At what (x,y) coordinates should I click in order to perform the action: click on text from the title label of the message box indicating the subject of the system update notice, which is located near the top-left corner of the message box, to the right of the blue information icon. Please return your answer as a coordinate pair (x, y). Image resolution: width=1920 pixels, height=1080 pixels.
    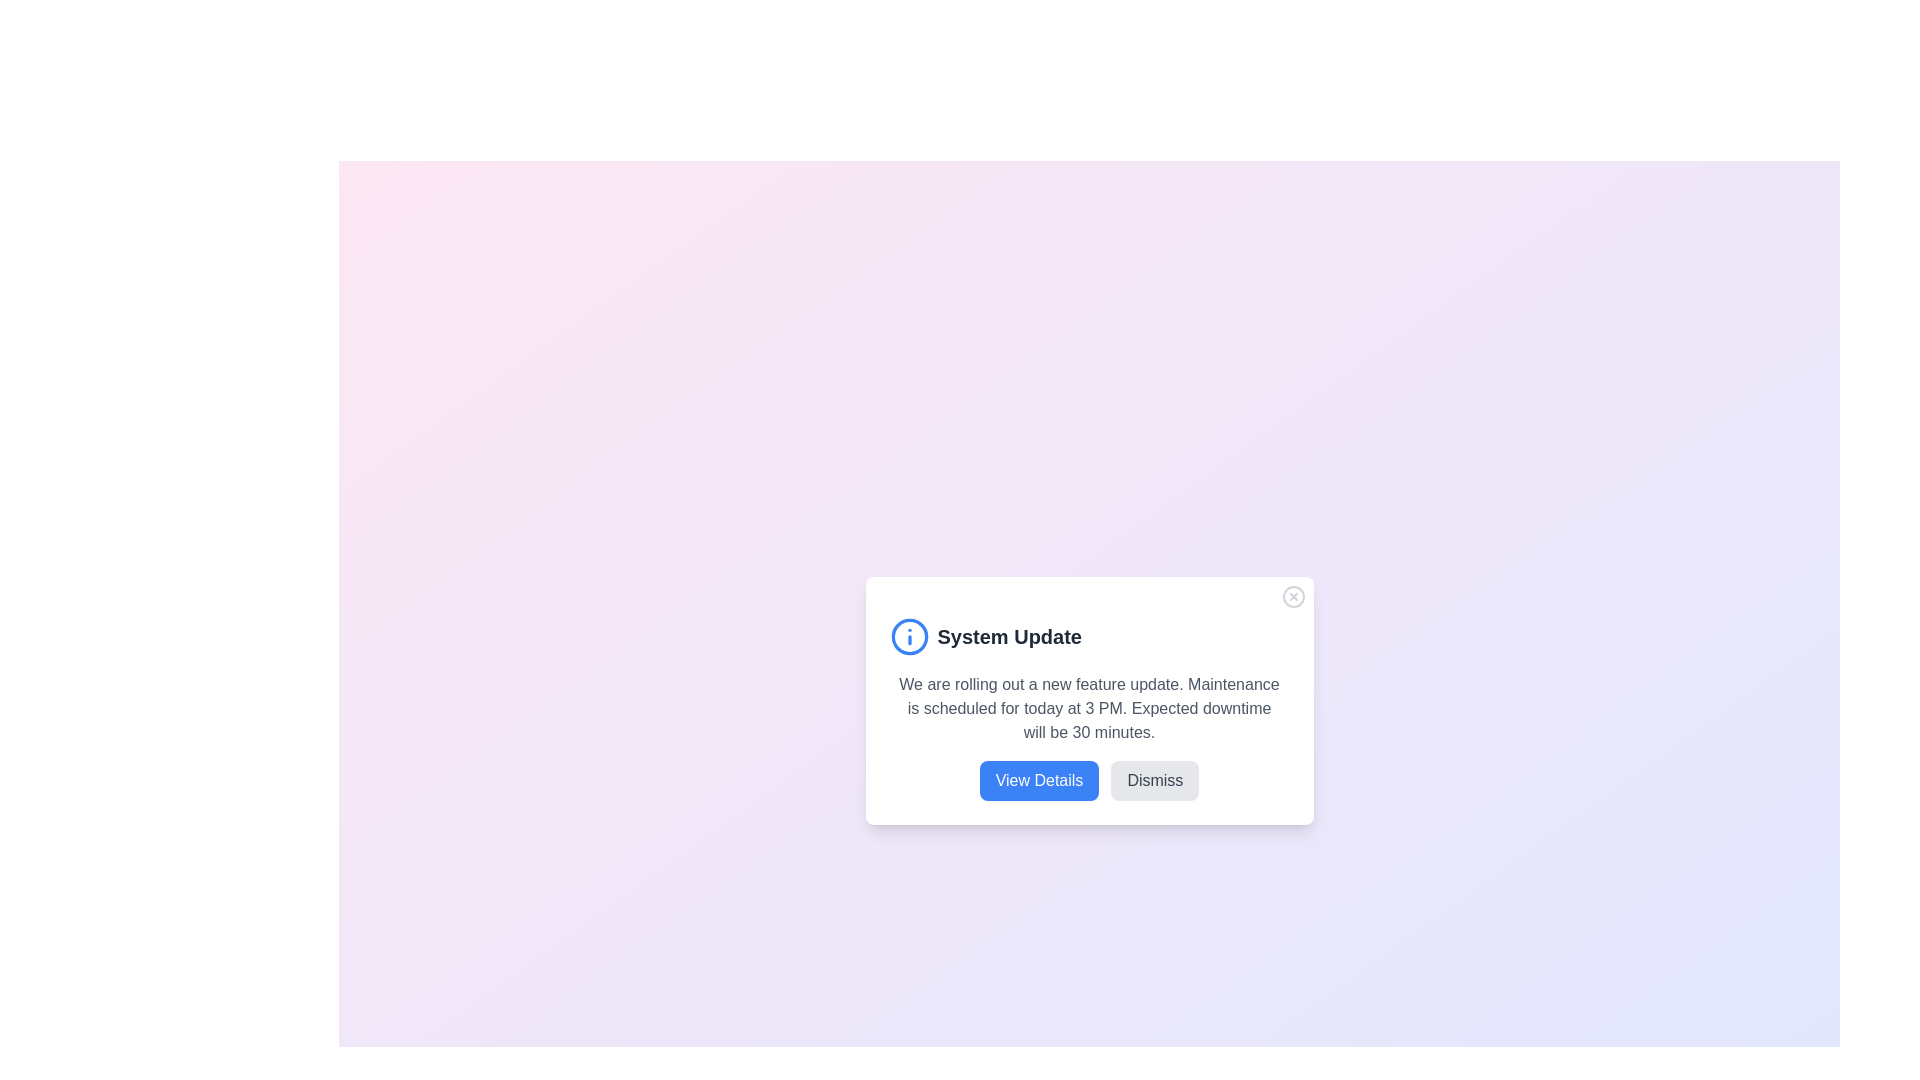
    Looking at the image, I should click on (1009, 636).